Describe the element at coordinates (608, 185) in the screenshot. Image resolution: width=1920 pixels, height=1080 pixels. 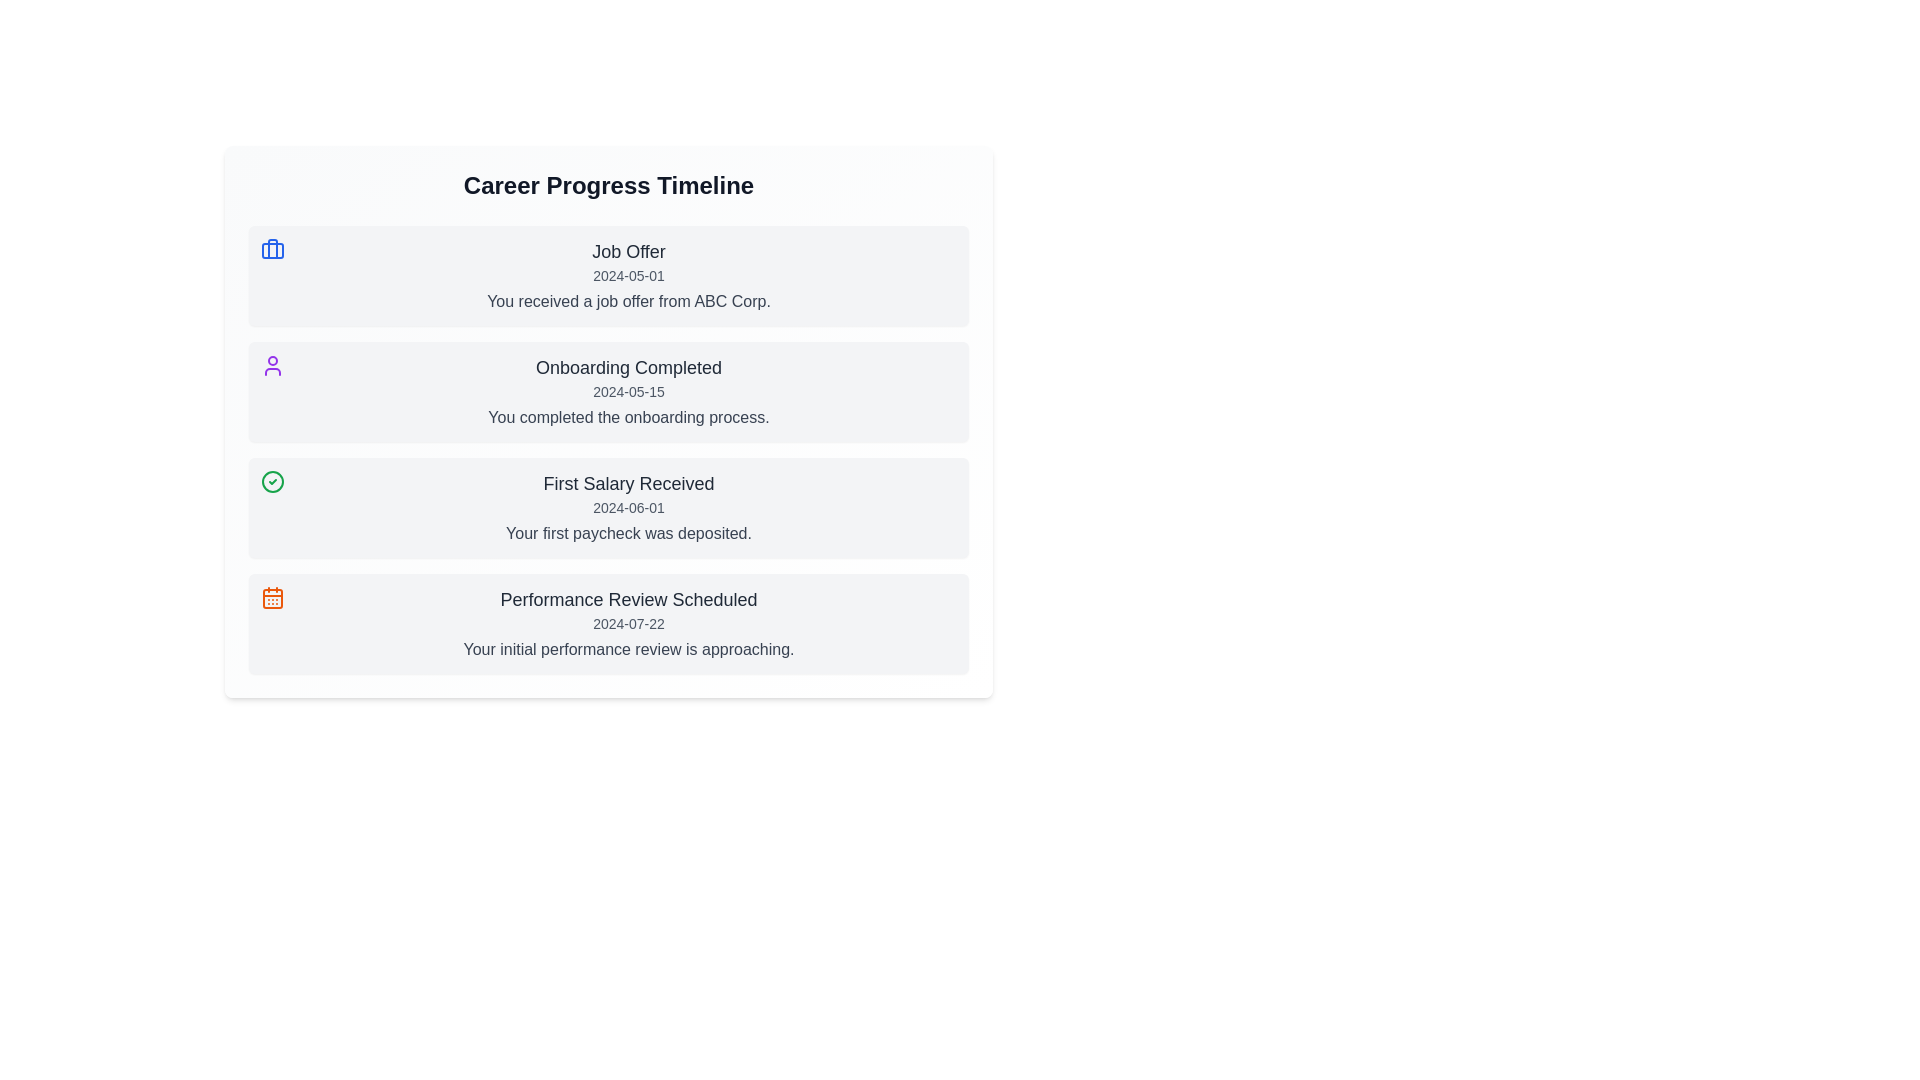
I see `the text element with the content 'Career Progress Timeline', which is styled in large, bold, dark gray font and located at the top center of the card layout` at that location.